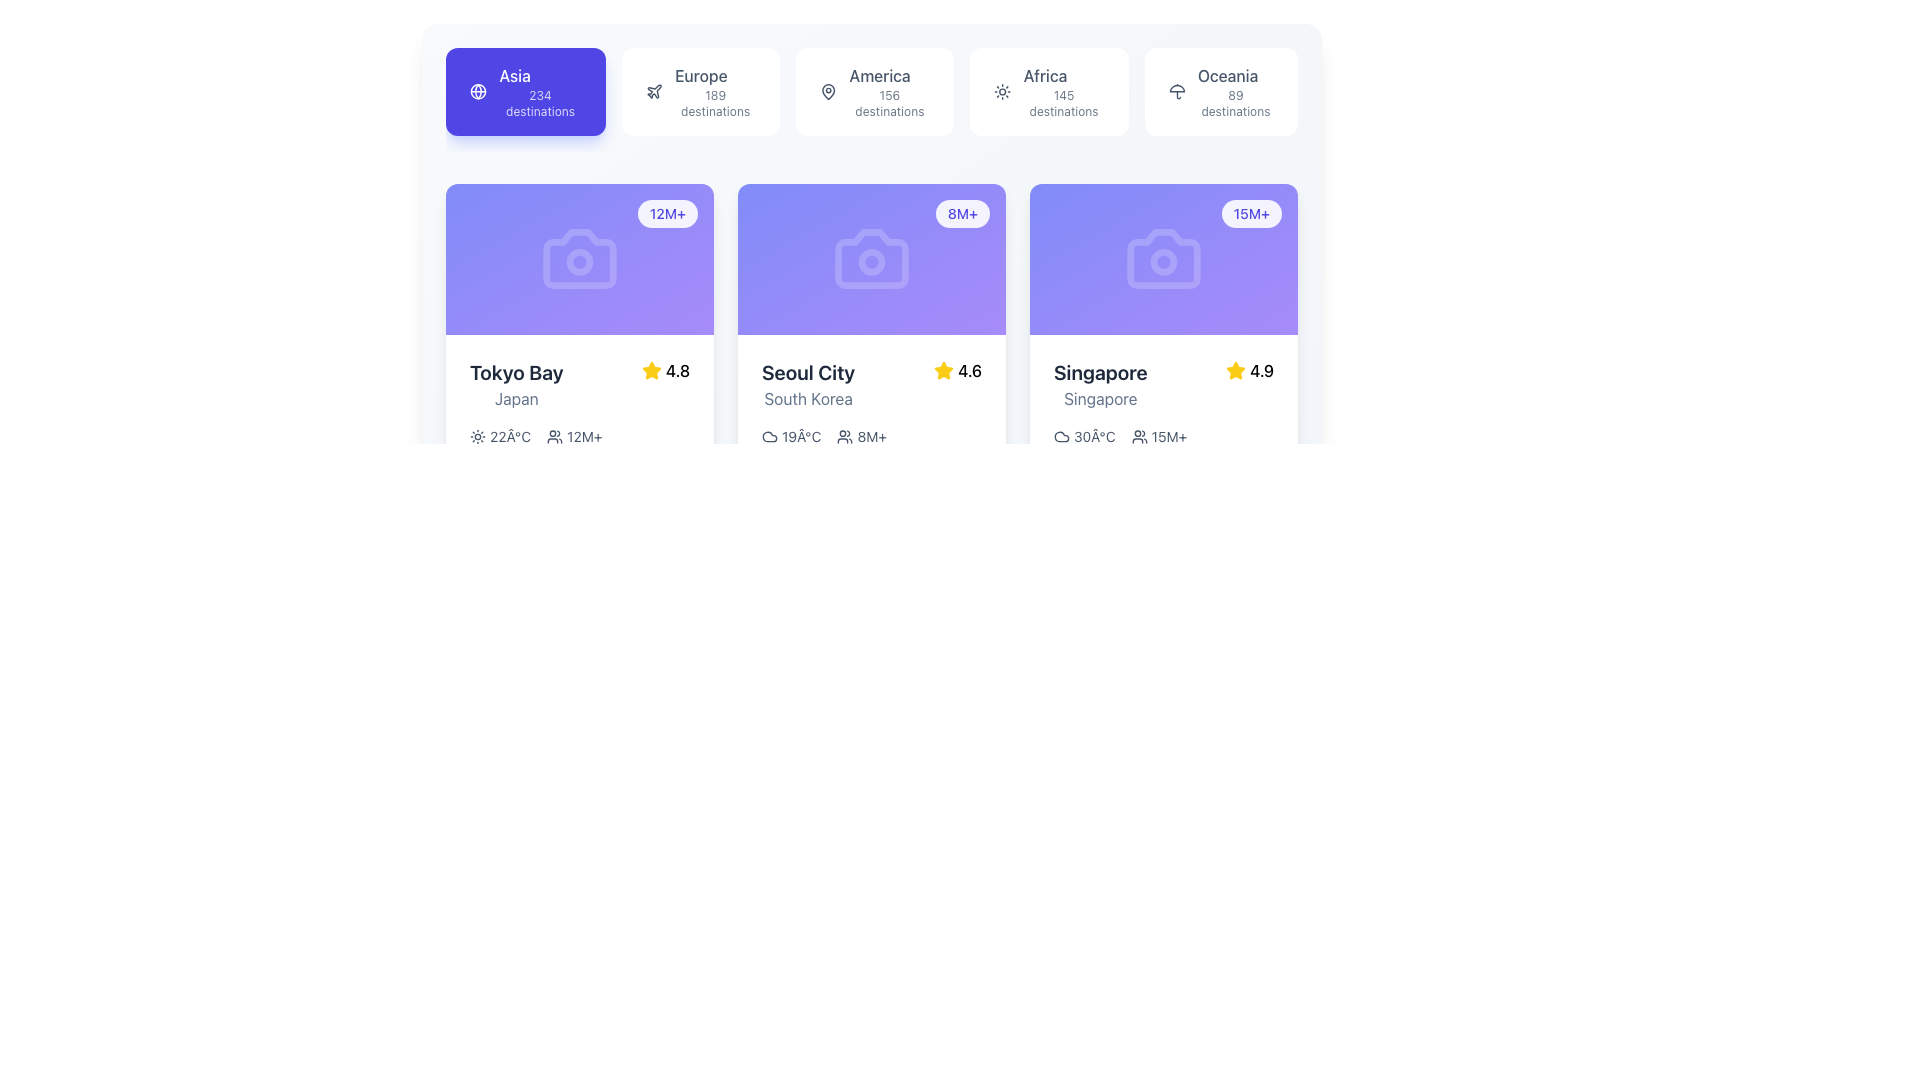  Describe the element at coordinates (872, 92) in the screenshot. I see `the card representing the 'America' category, which is the third item in a row of navigation options, styled as a button-like card with a pin icon and the text '156 destinations' below it` at that location.